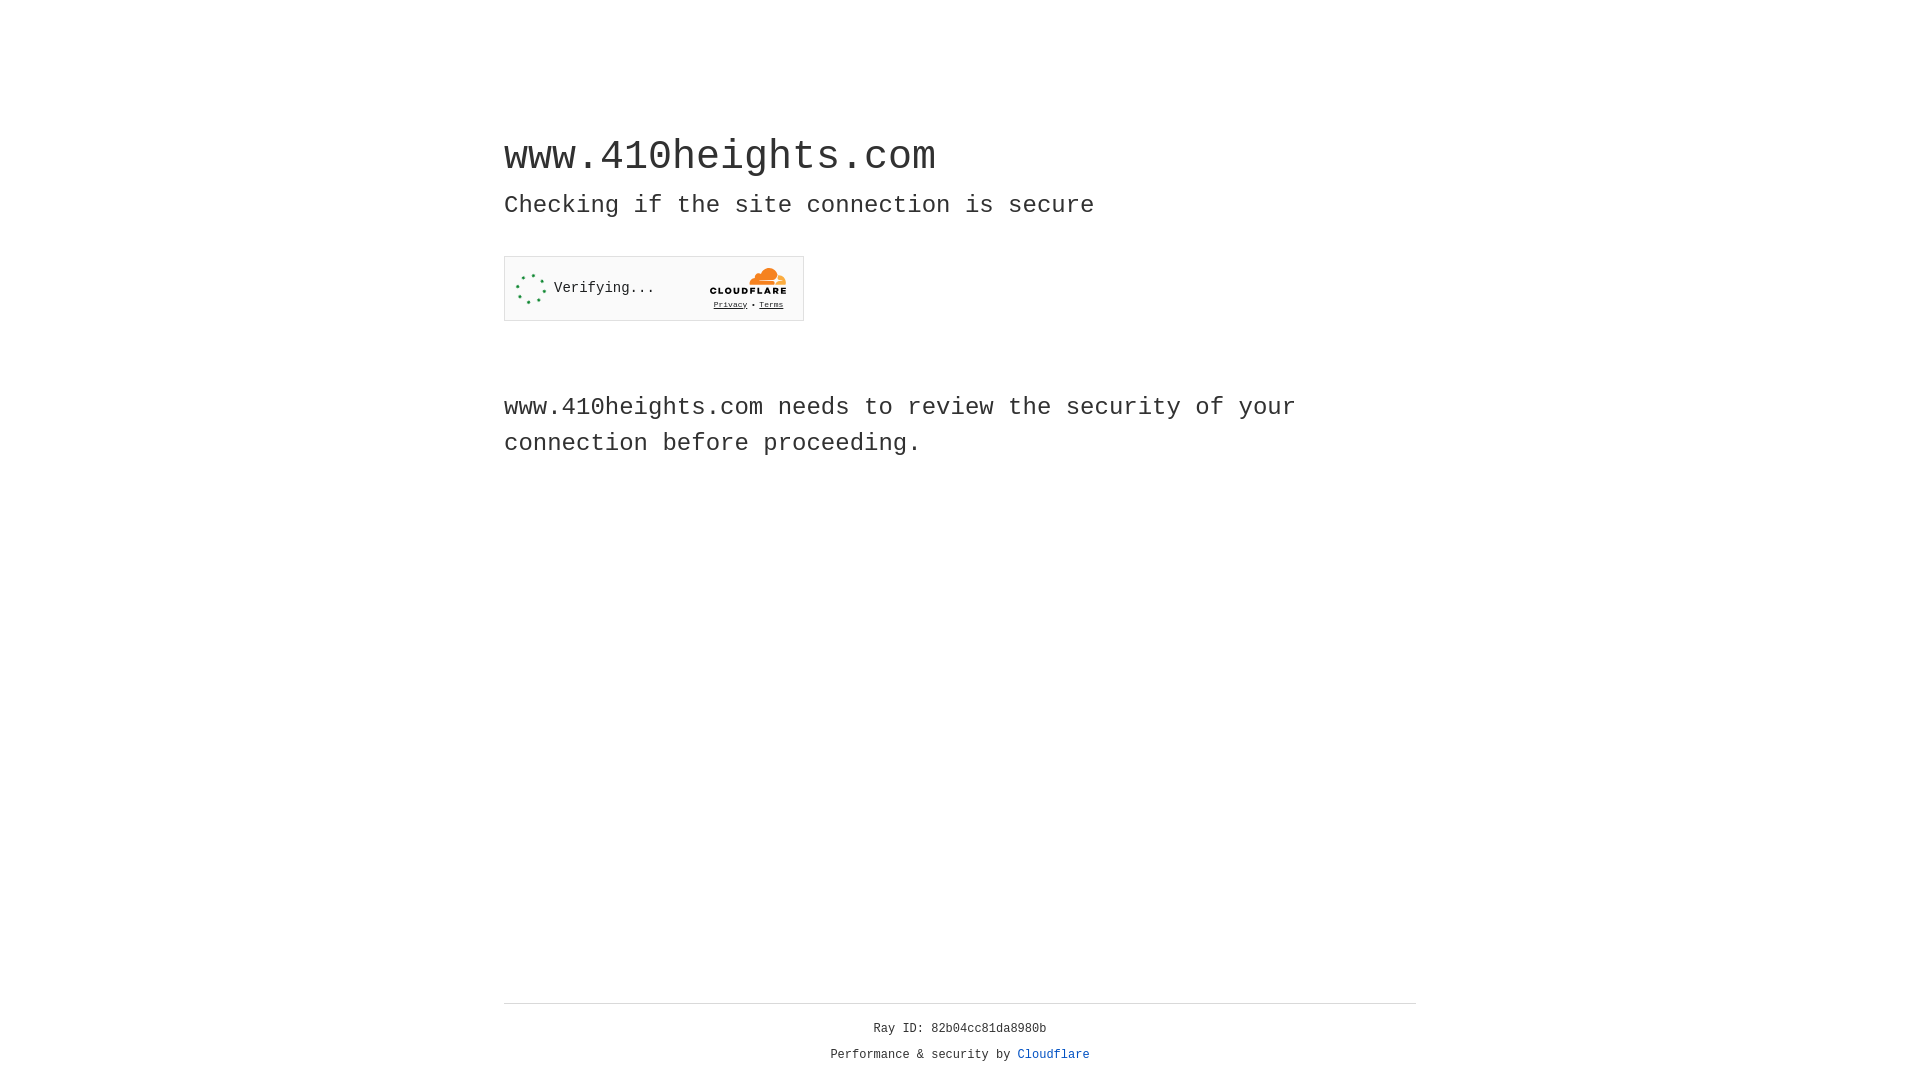 The height and width of the screenshot is (1080, 1920). I want to click on 'Widget containing a Cloudflare security challenge', so click(653, 288).